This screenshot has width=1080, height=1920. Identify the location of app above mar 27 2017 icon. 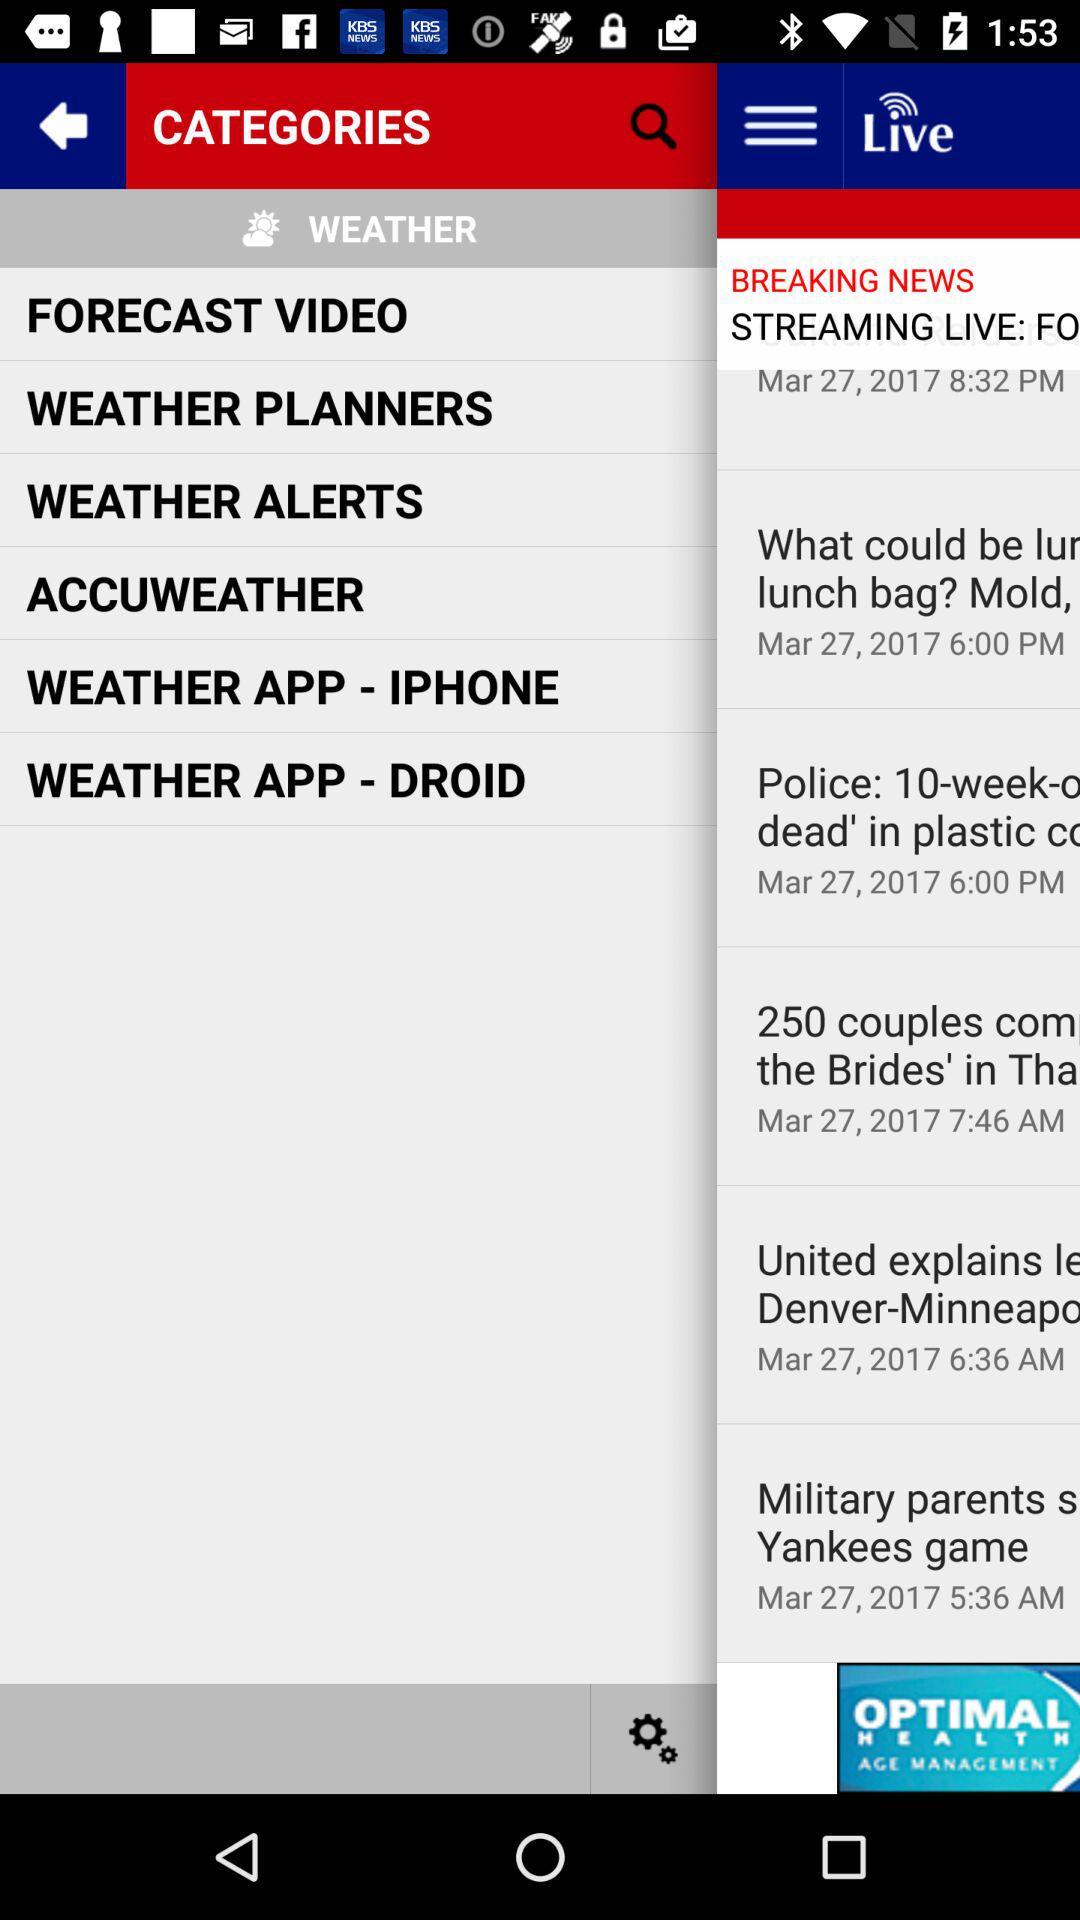
(918, 1283).